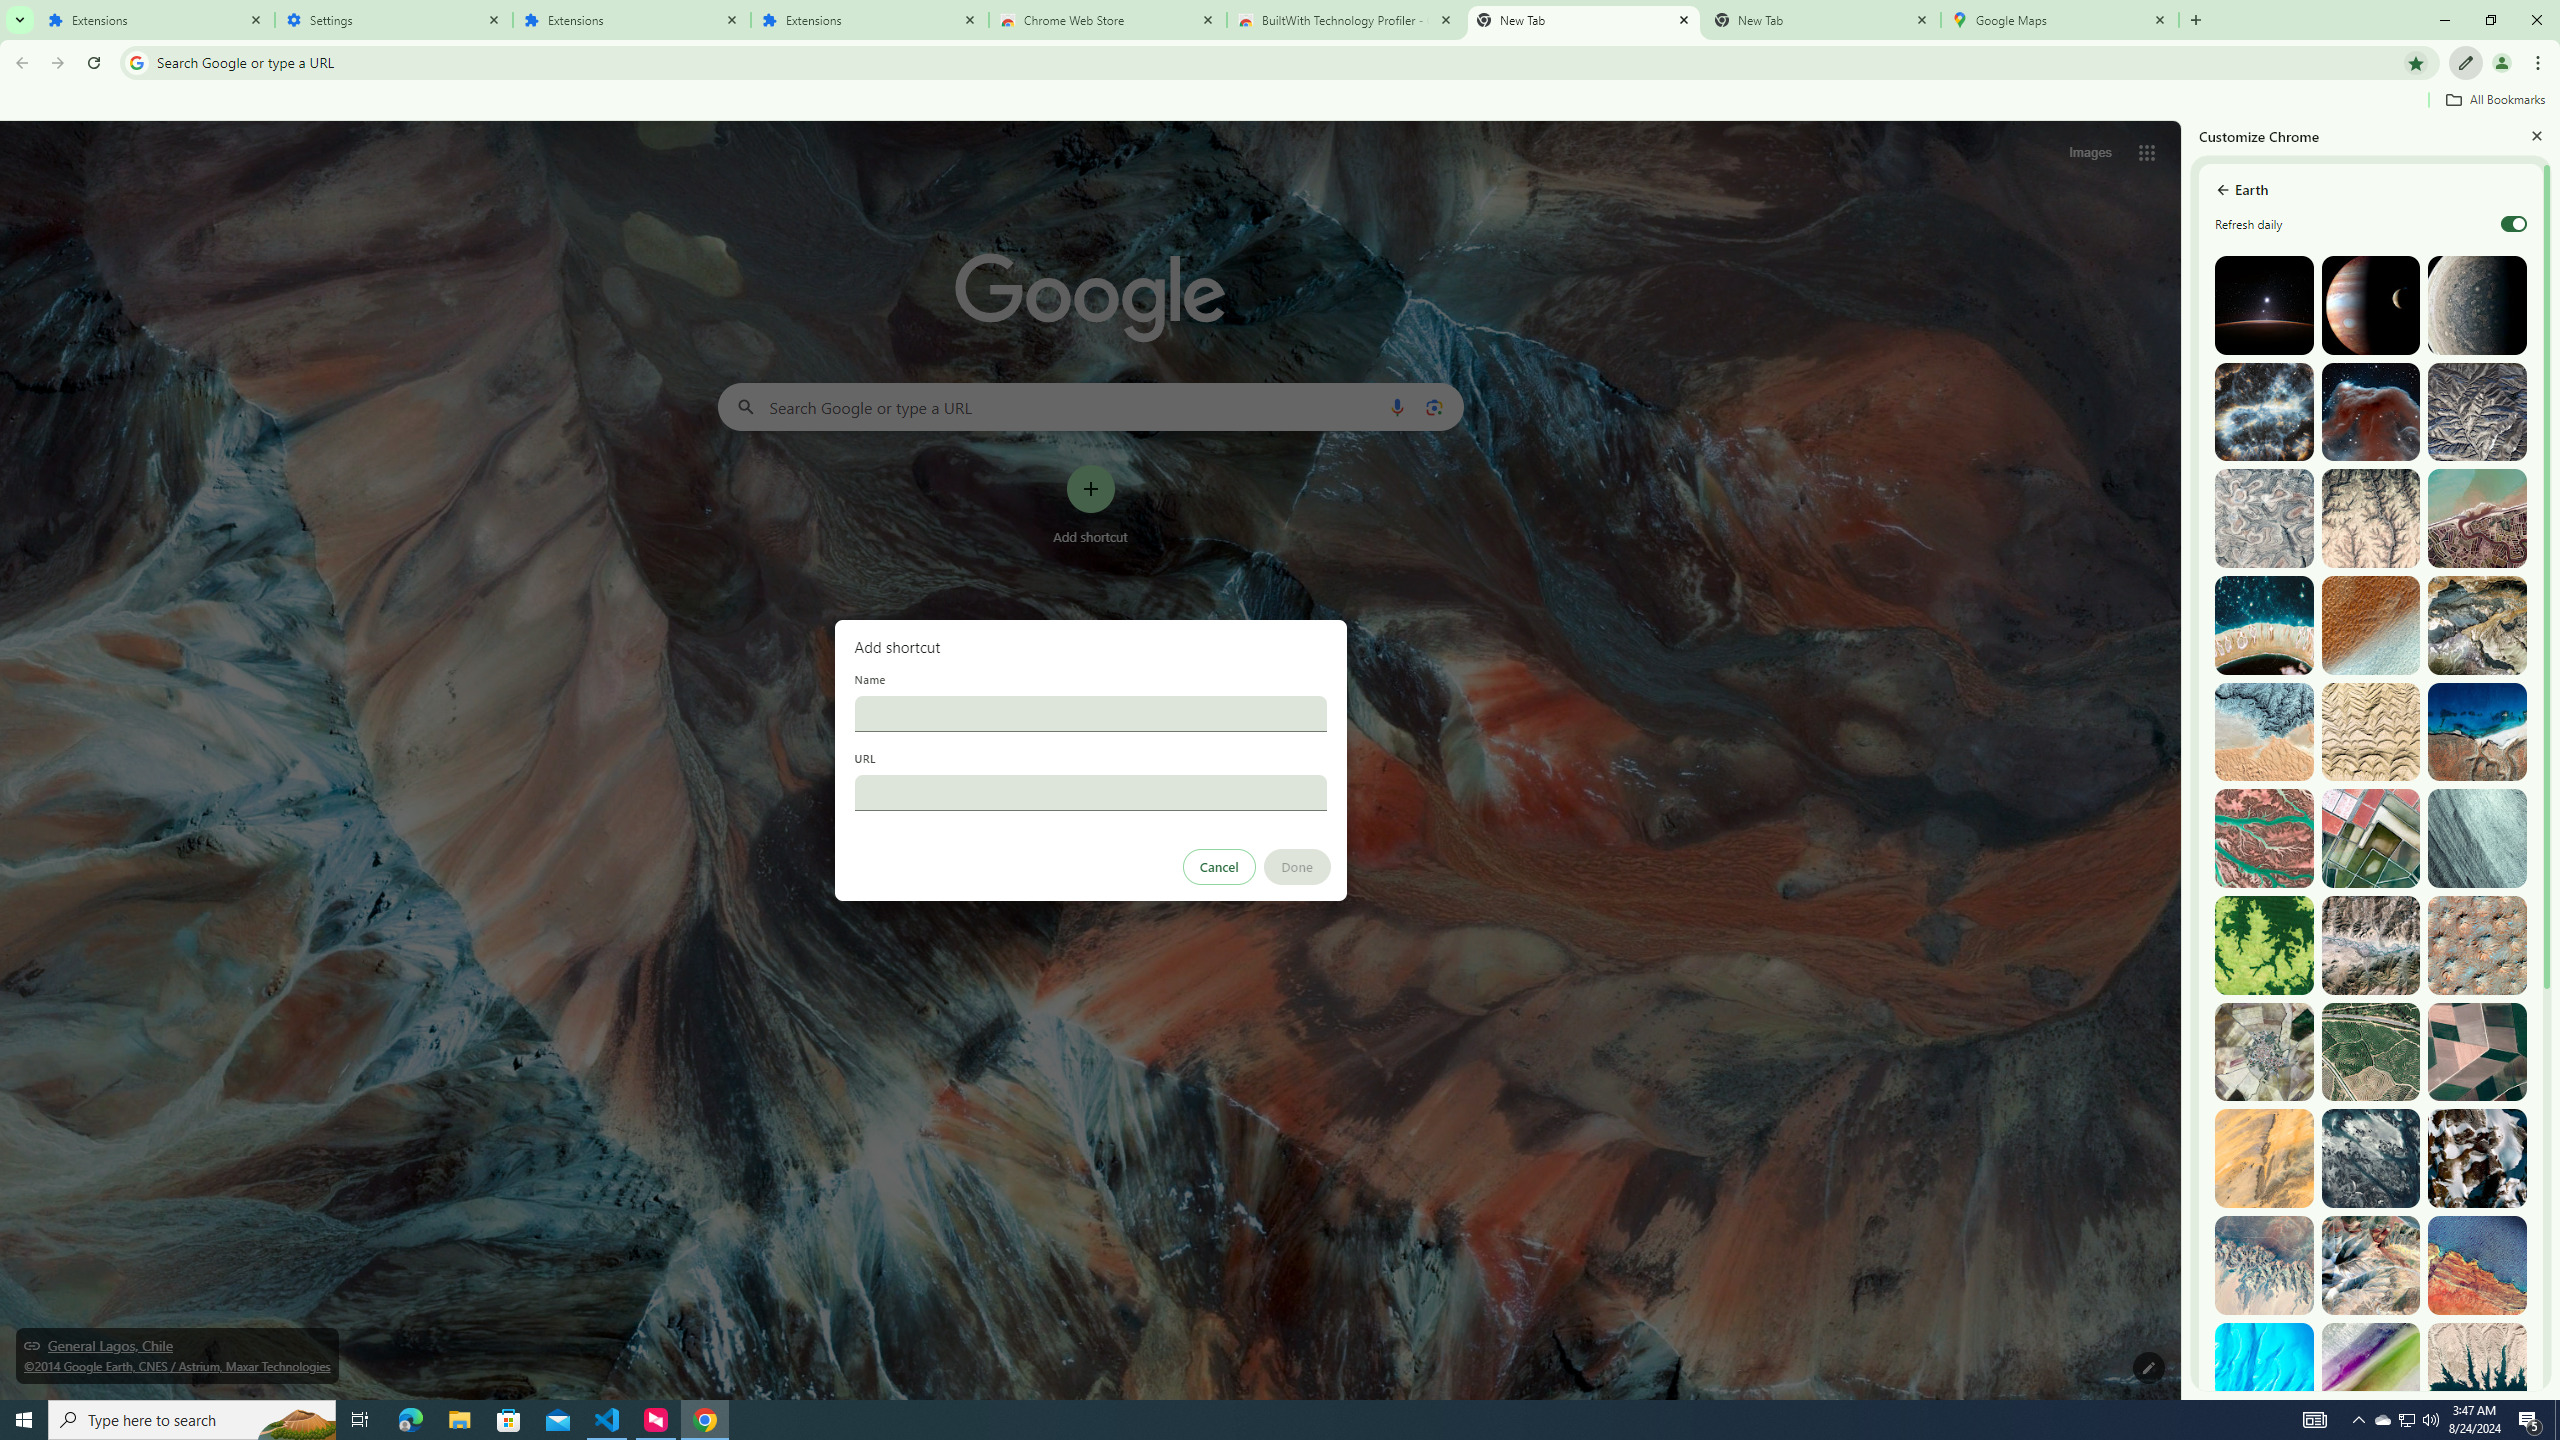  I want to click on 'Name', so click(1089, 712).